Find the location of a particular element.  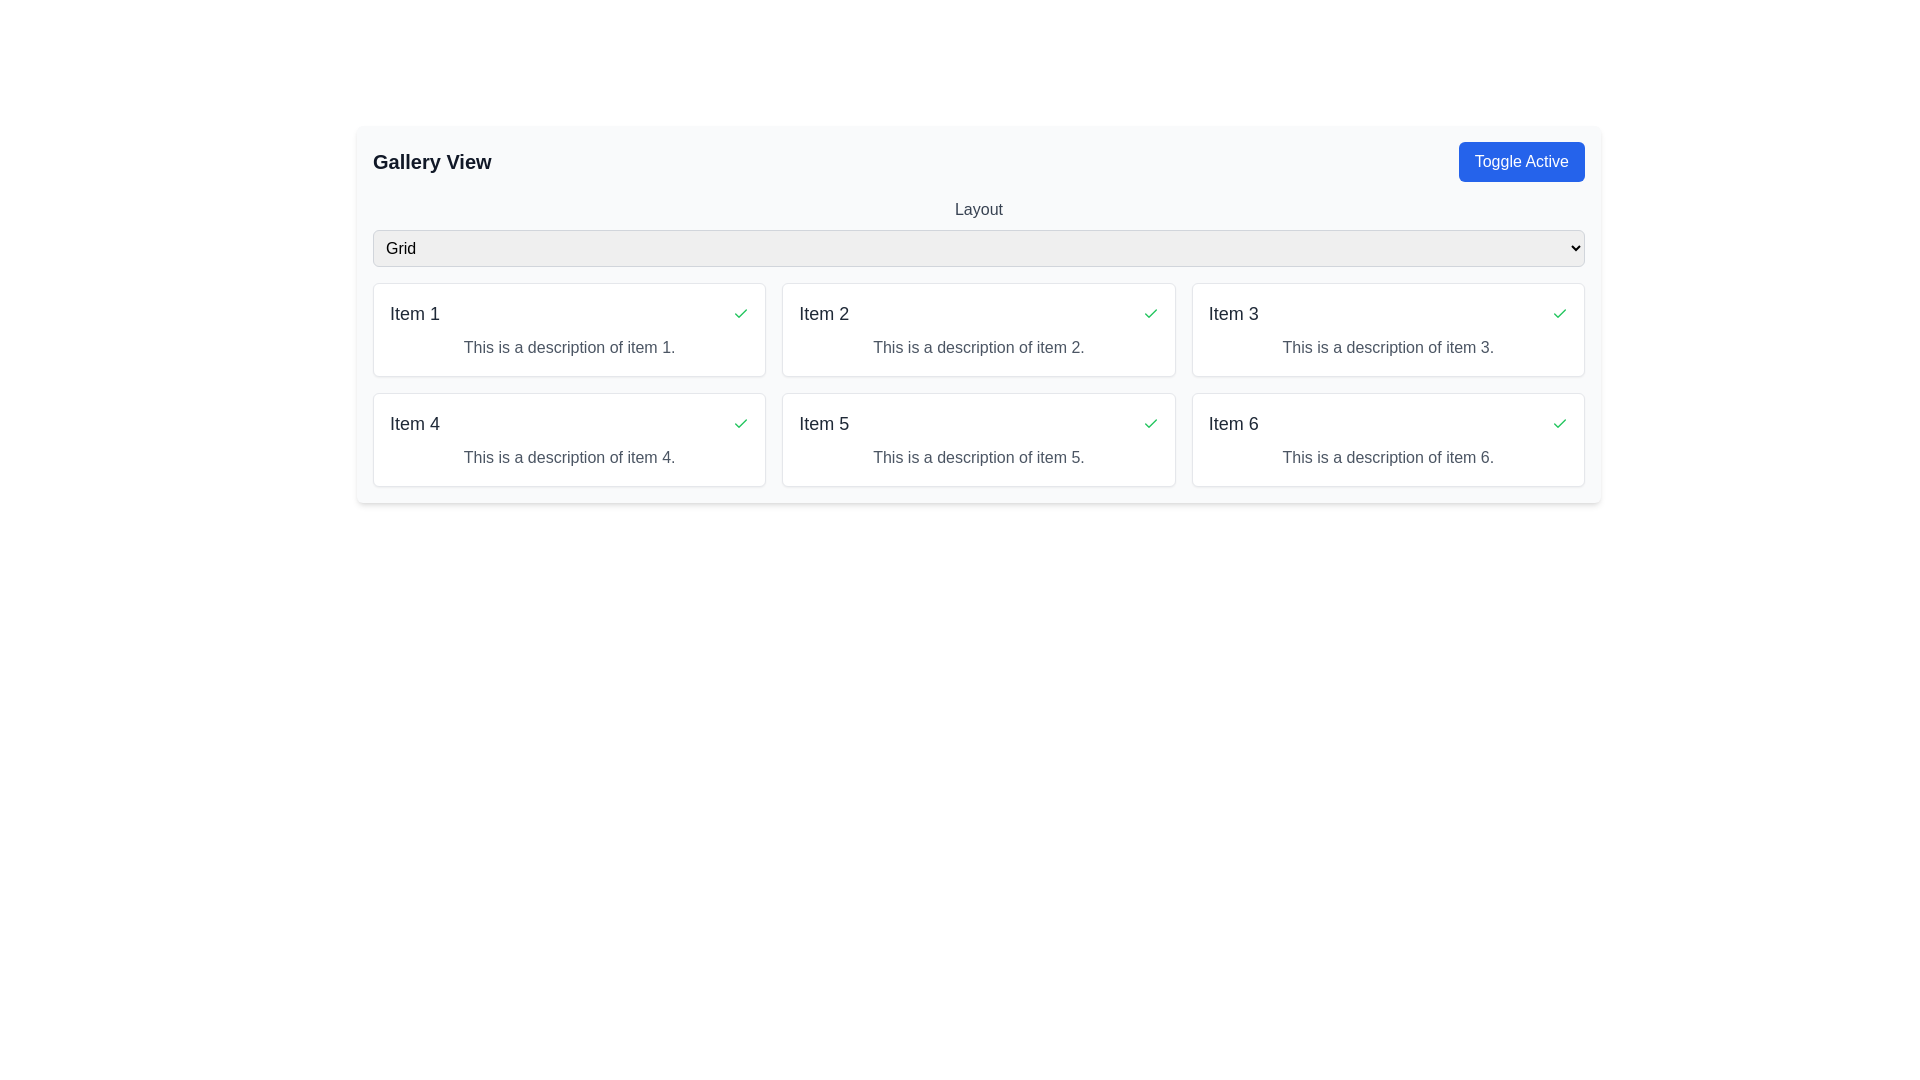

the text label element displaying 'Item 4' in bold, dark gray font, which serves as a header for the section under 'Gallery View' is located at coordinates (414, 423).